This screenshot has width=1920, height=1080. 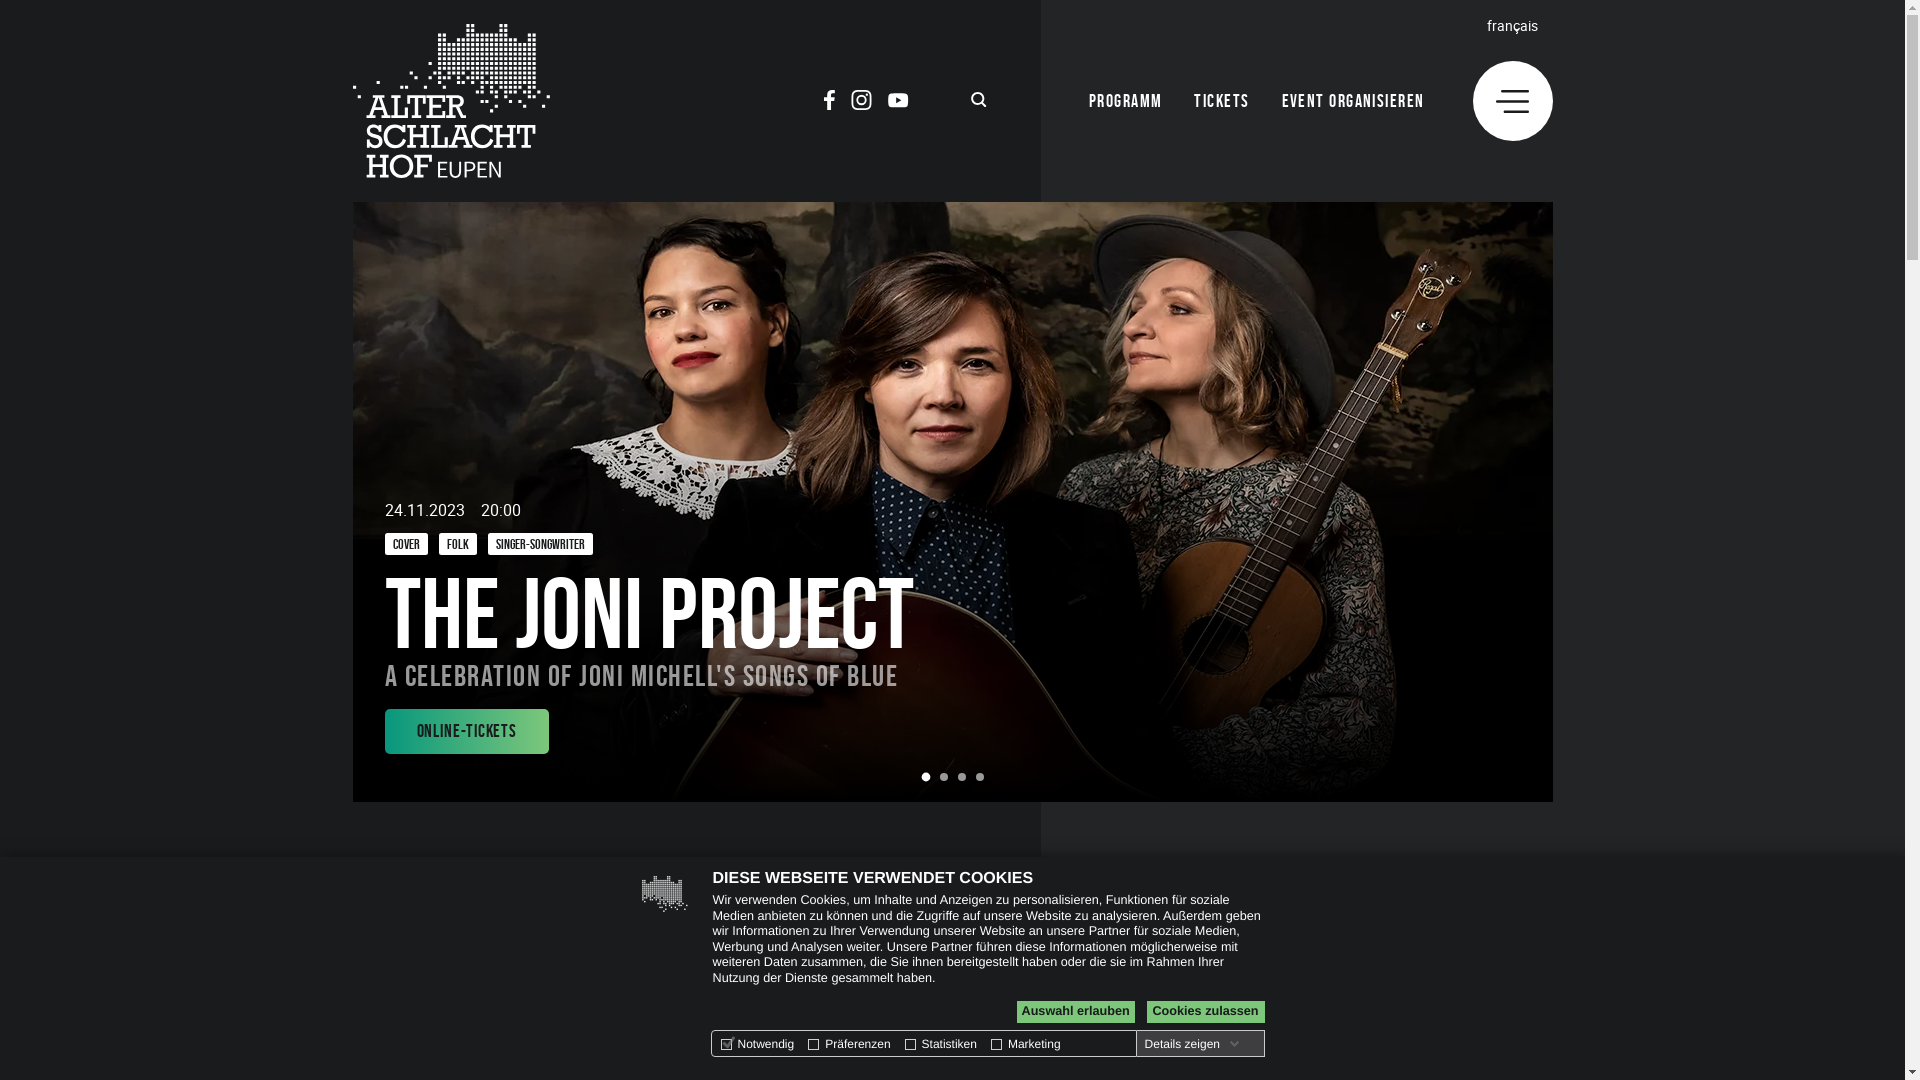 What do you see at coordinates (1141, 1043) in the screenshot?
I see `'Details zeigen'` at bounding box center [1141, 1043].